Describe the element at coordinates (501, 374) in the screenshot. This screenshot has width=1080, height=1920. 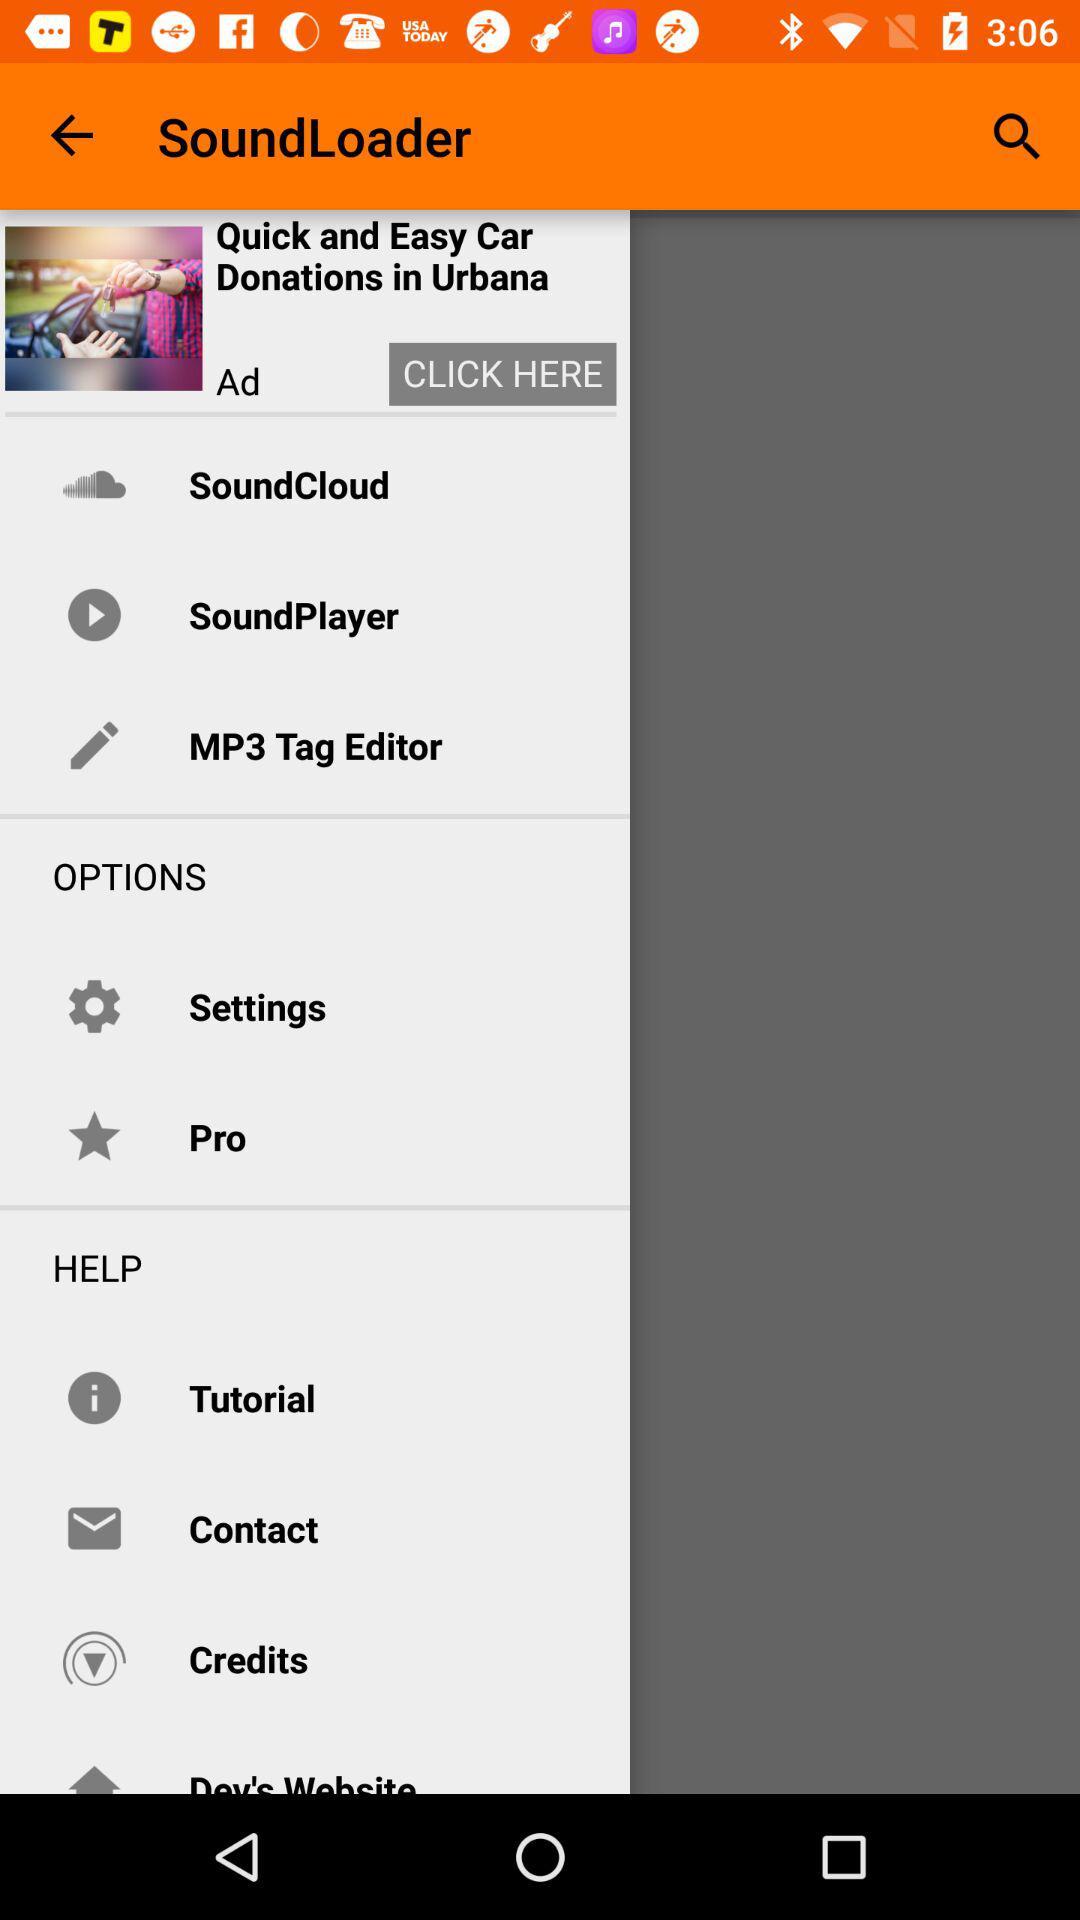
I see `the icon to the right of ad` at that location.